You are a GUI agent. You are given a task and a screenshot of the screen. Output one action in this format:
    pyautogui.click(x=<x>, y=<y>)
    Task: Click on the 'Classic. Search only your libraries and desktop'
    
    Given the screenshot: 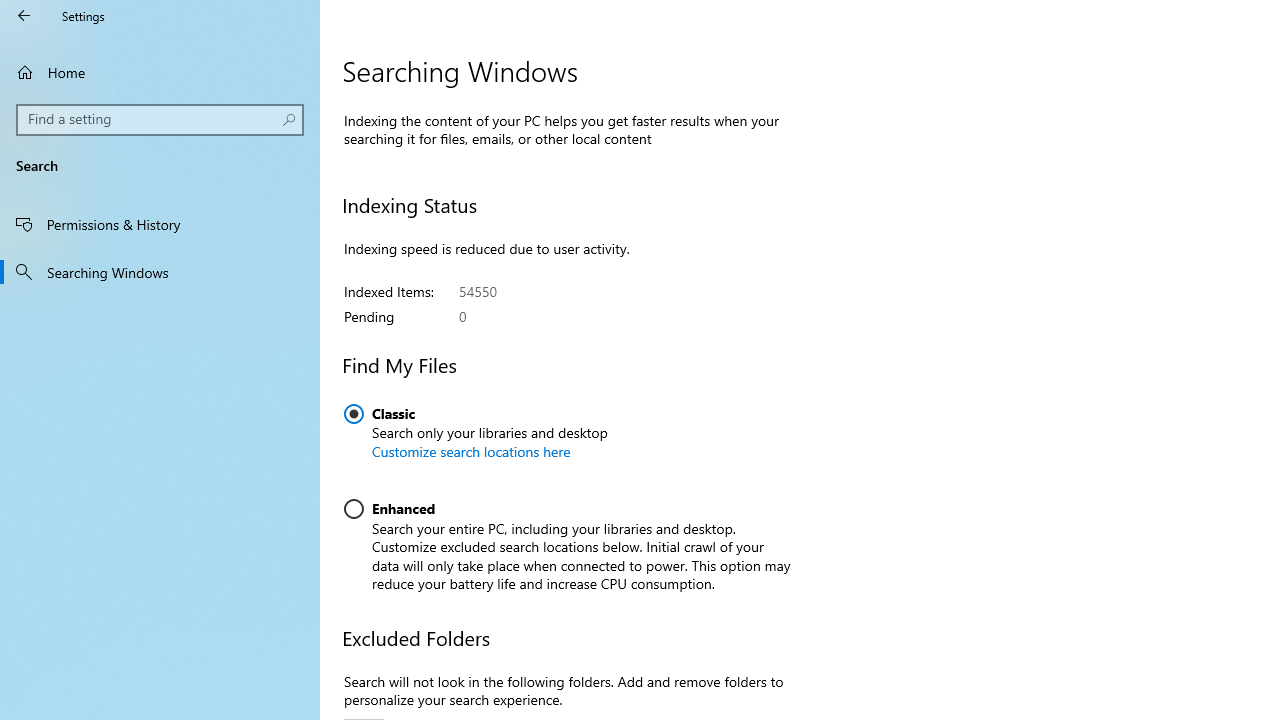 What is the action you would take?
    pyautogui.click(x=475, y=438)
    